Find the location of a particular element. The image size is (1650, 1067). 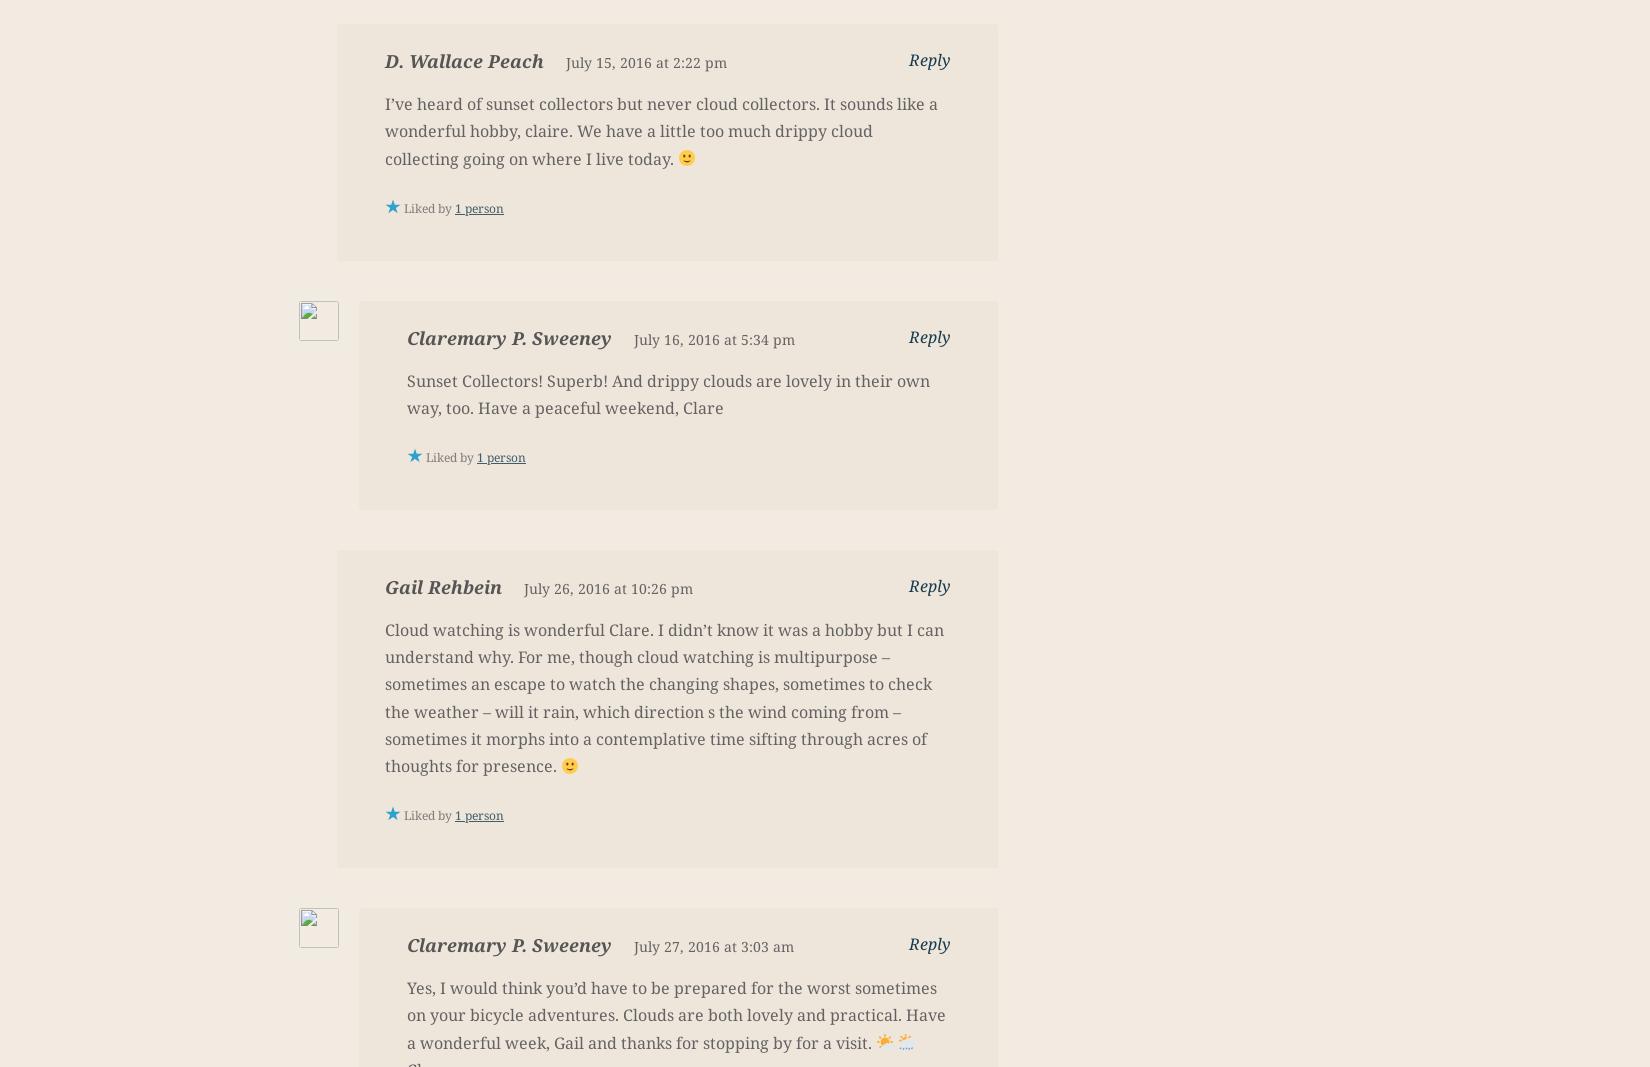

'July 26, 2016 at 10:26 pm' is located at coordinates (607, 588).